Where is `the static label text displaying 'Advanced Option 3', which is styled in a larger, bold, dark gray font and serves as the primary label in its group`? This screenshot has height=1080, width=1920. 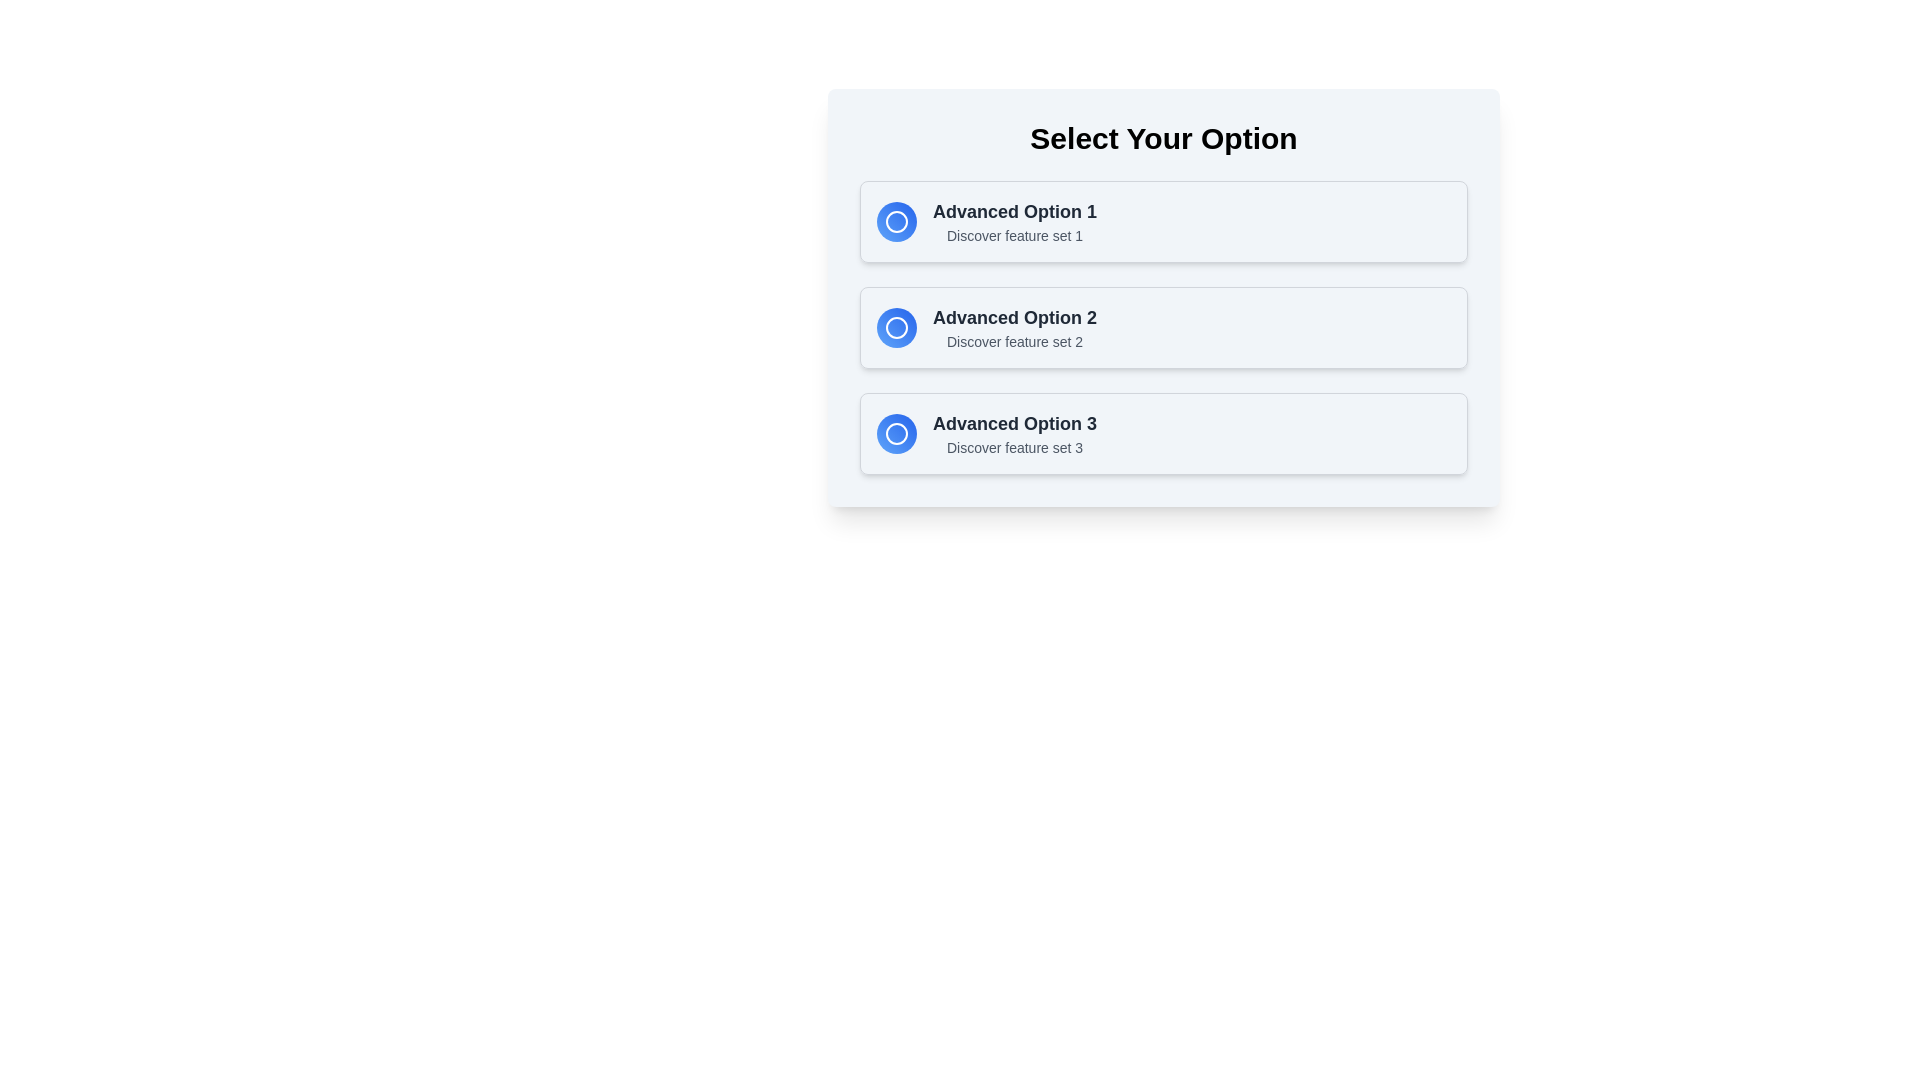 the static label text displaying 'Advanced Option 3', which is styled in a larger, bold, dark gray font and serves as the primary label in its group is located at coordinates (1015, 423).